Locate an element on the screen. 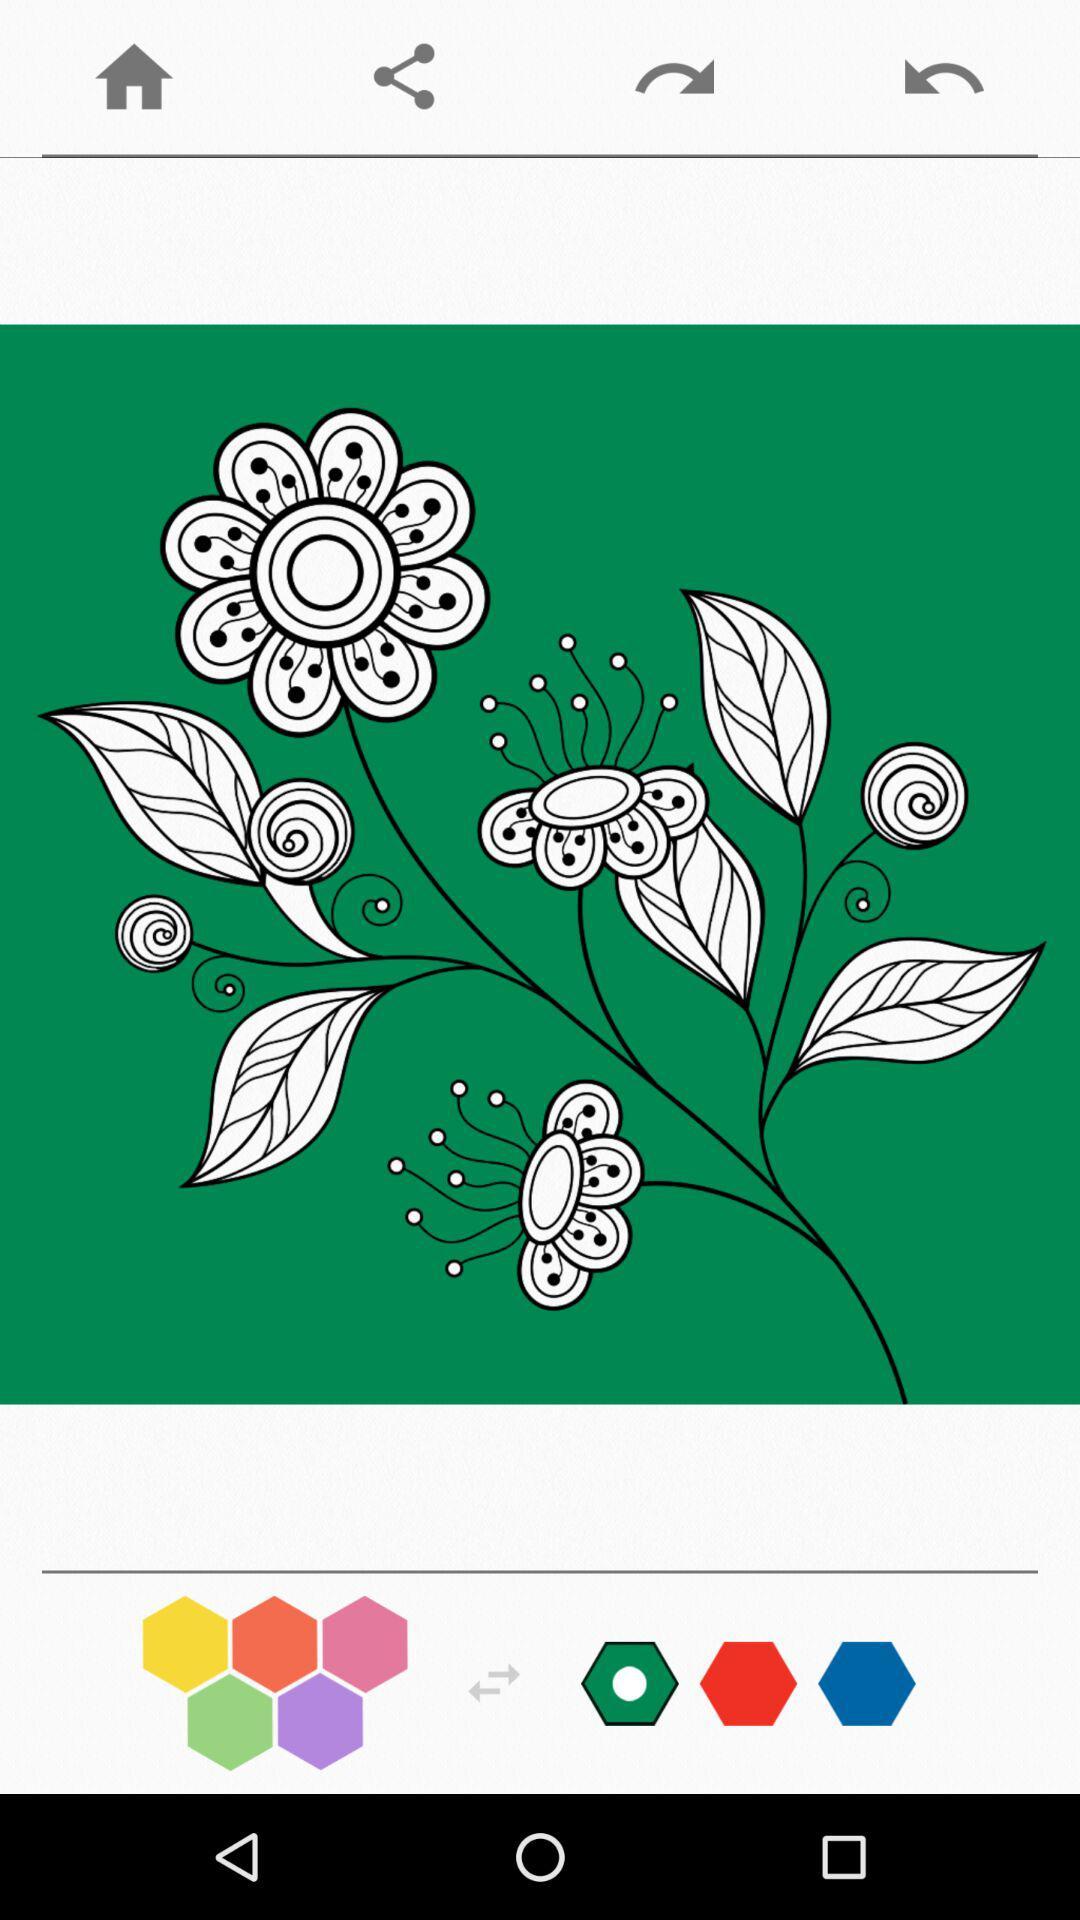  change input is located at coordinates (748, 1682).